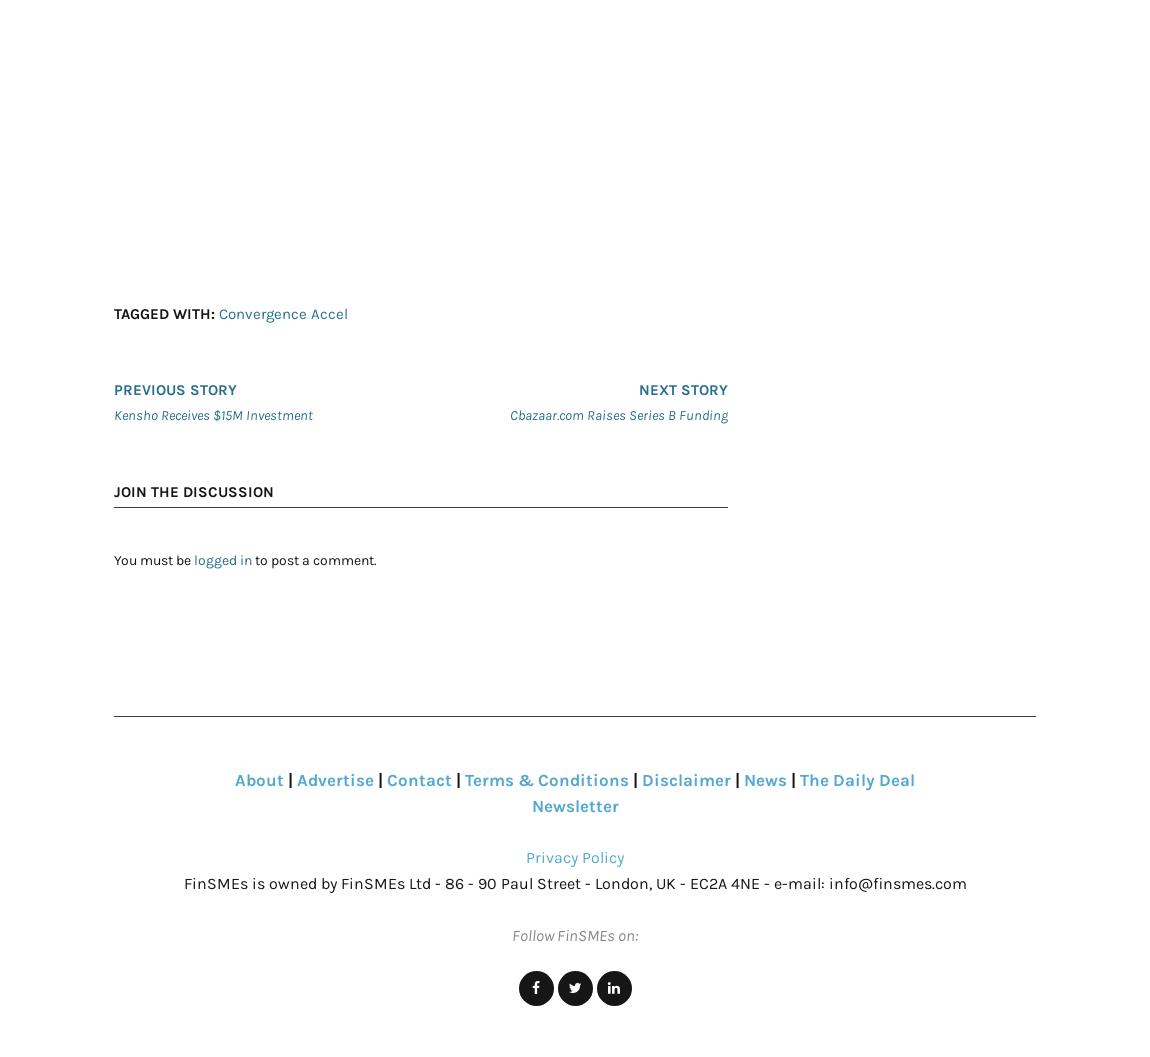  I want to click on 'Contact', so click(419, 779).